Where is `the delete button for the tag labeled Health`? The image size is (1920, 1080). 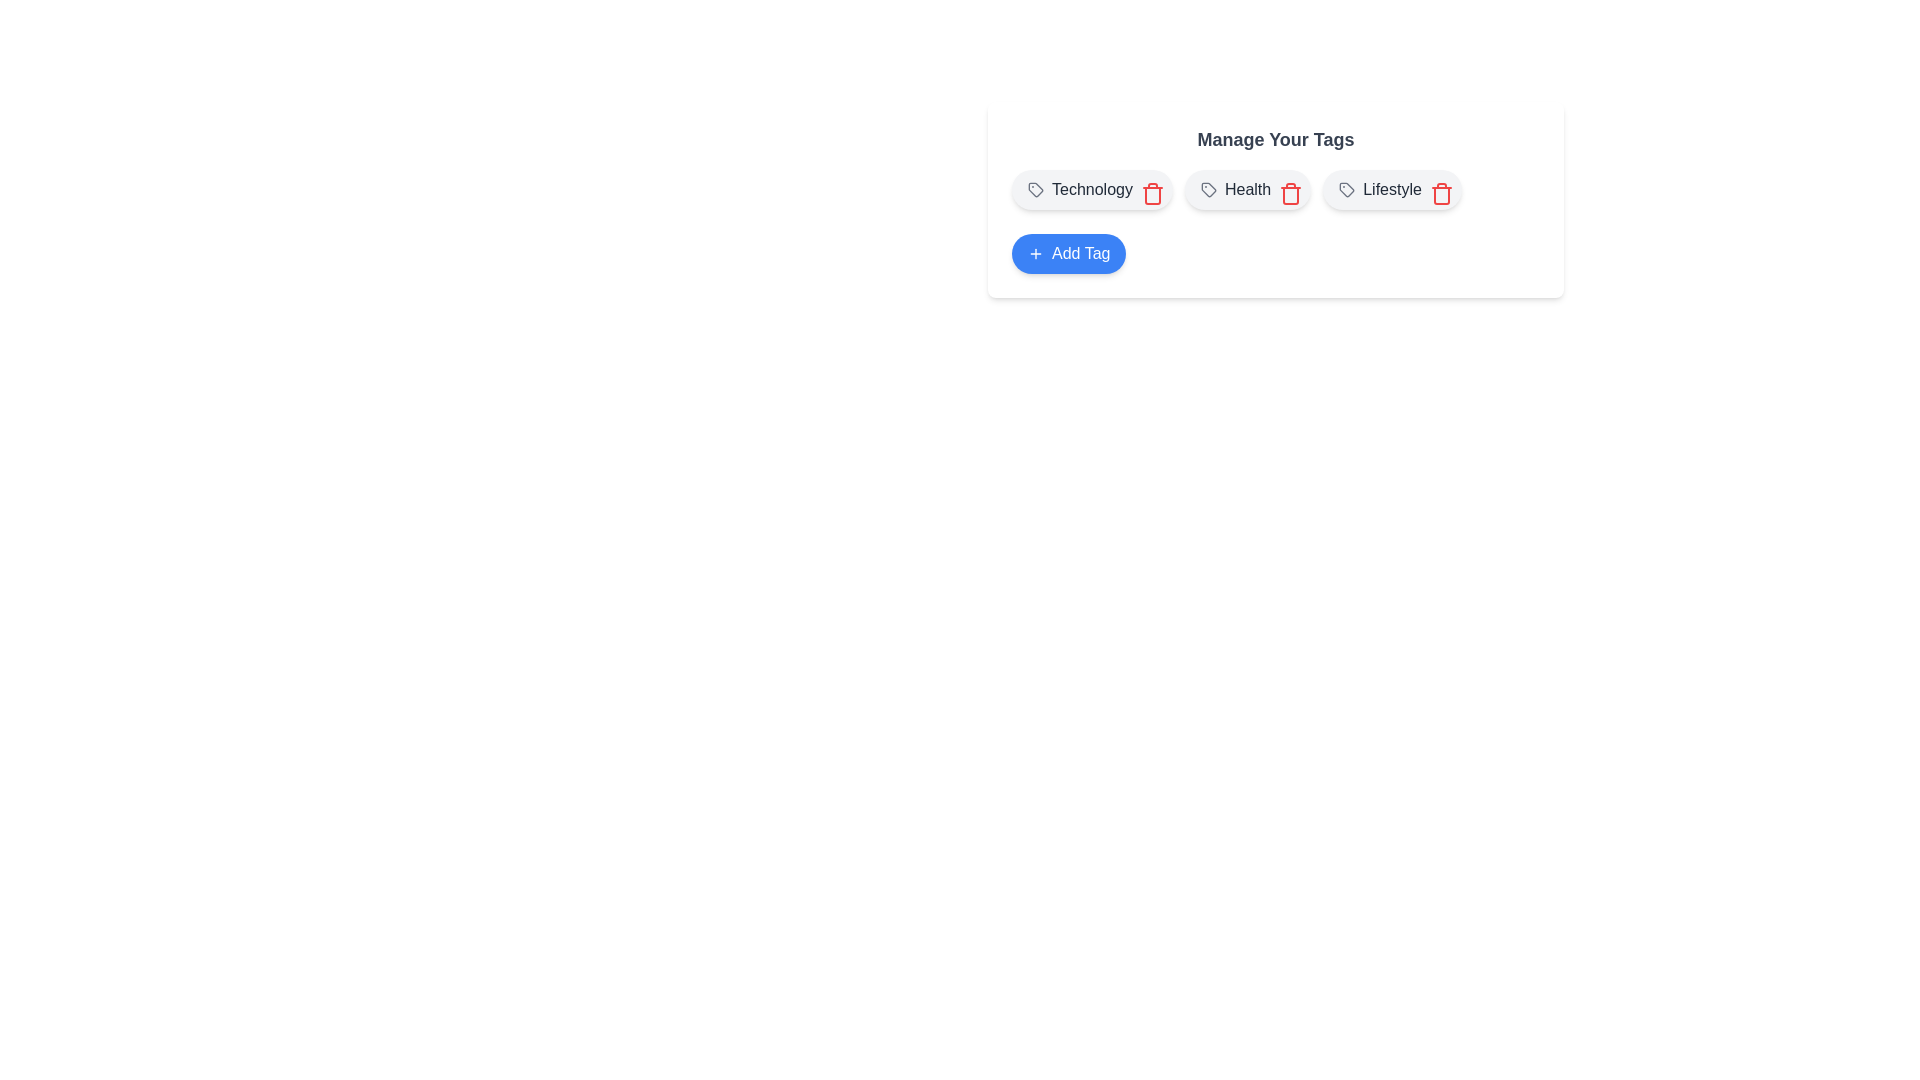
the delete button for the tag labeled Health is located at coordinates (1287, 189).